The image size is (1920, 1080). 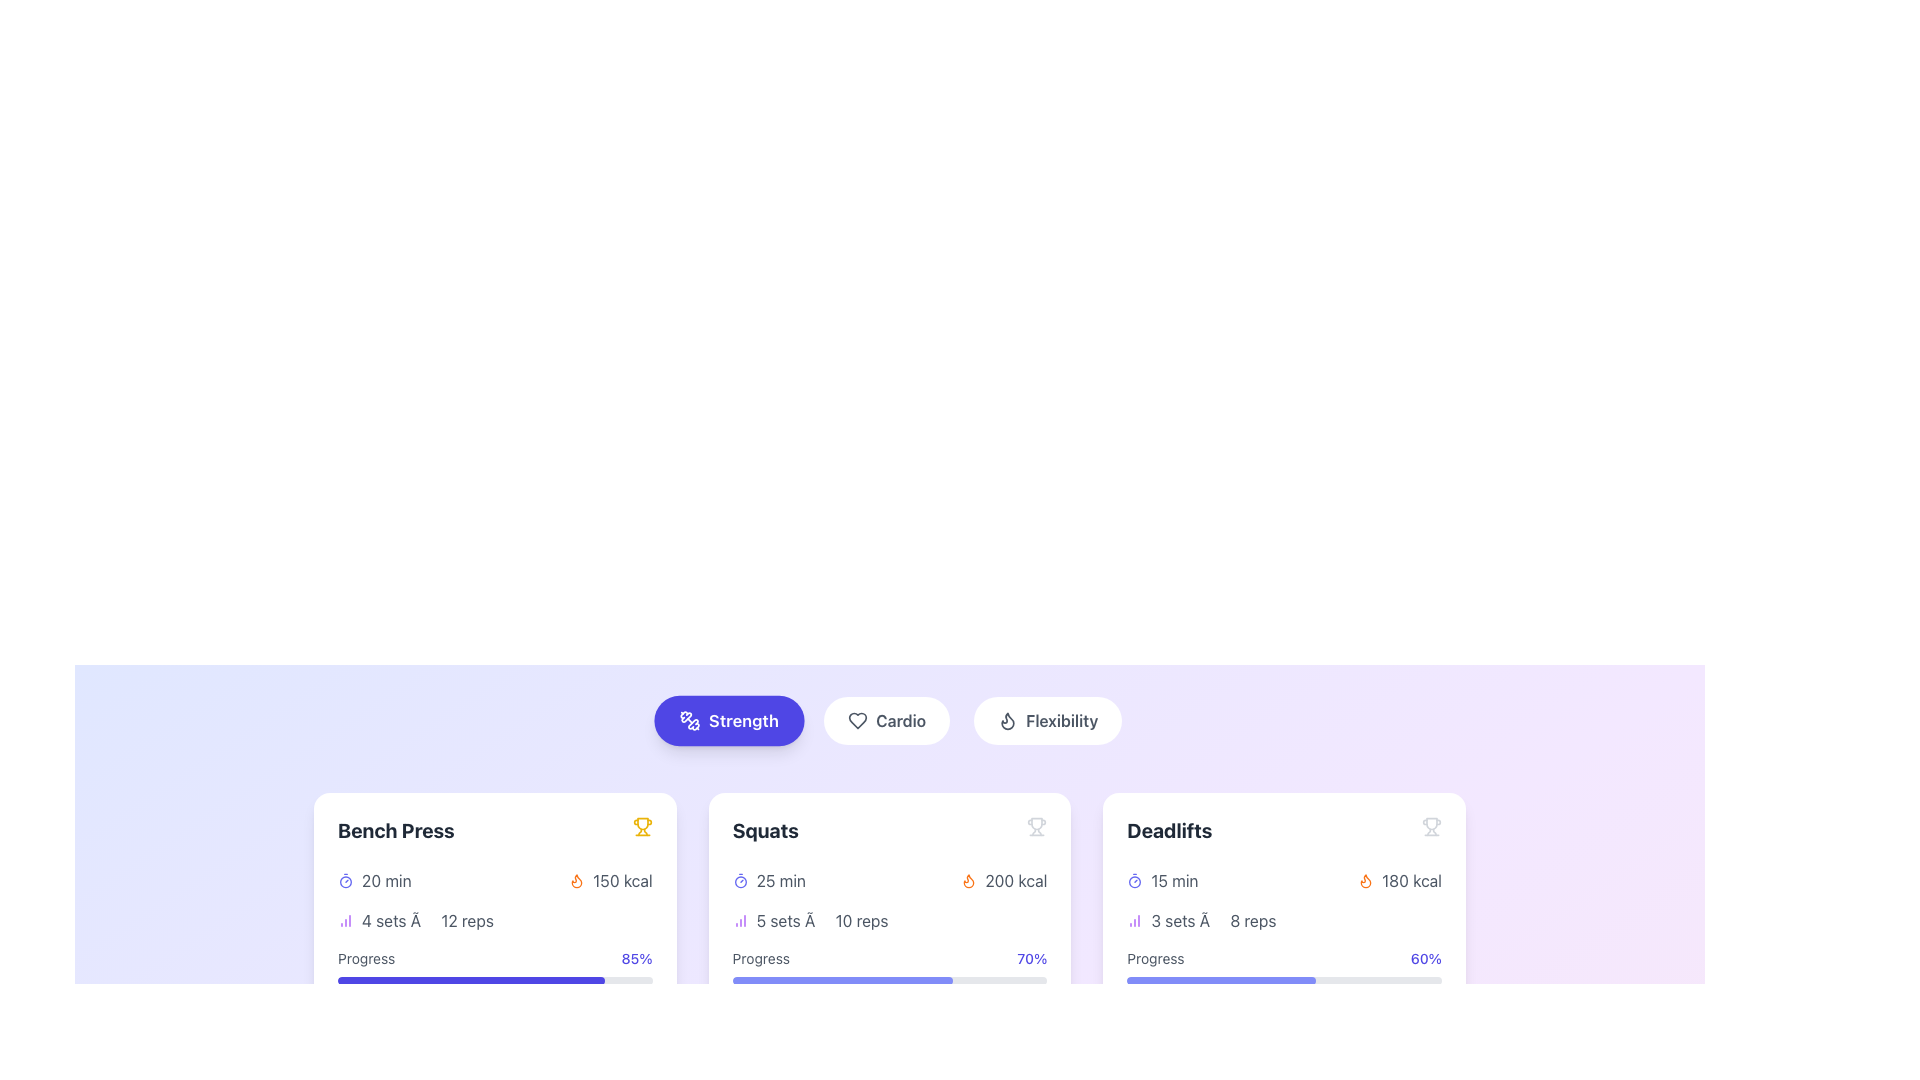 I want to click on the heart icon located directly below the 'Strength' navigation category to interact with it, so click(x=858, y=721).